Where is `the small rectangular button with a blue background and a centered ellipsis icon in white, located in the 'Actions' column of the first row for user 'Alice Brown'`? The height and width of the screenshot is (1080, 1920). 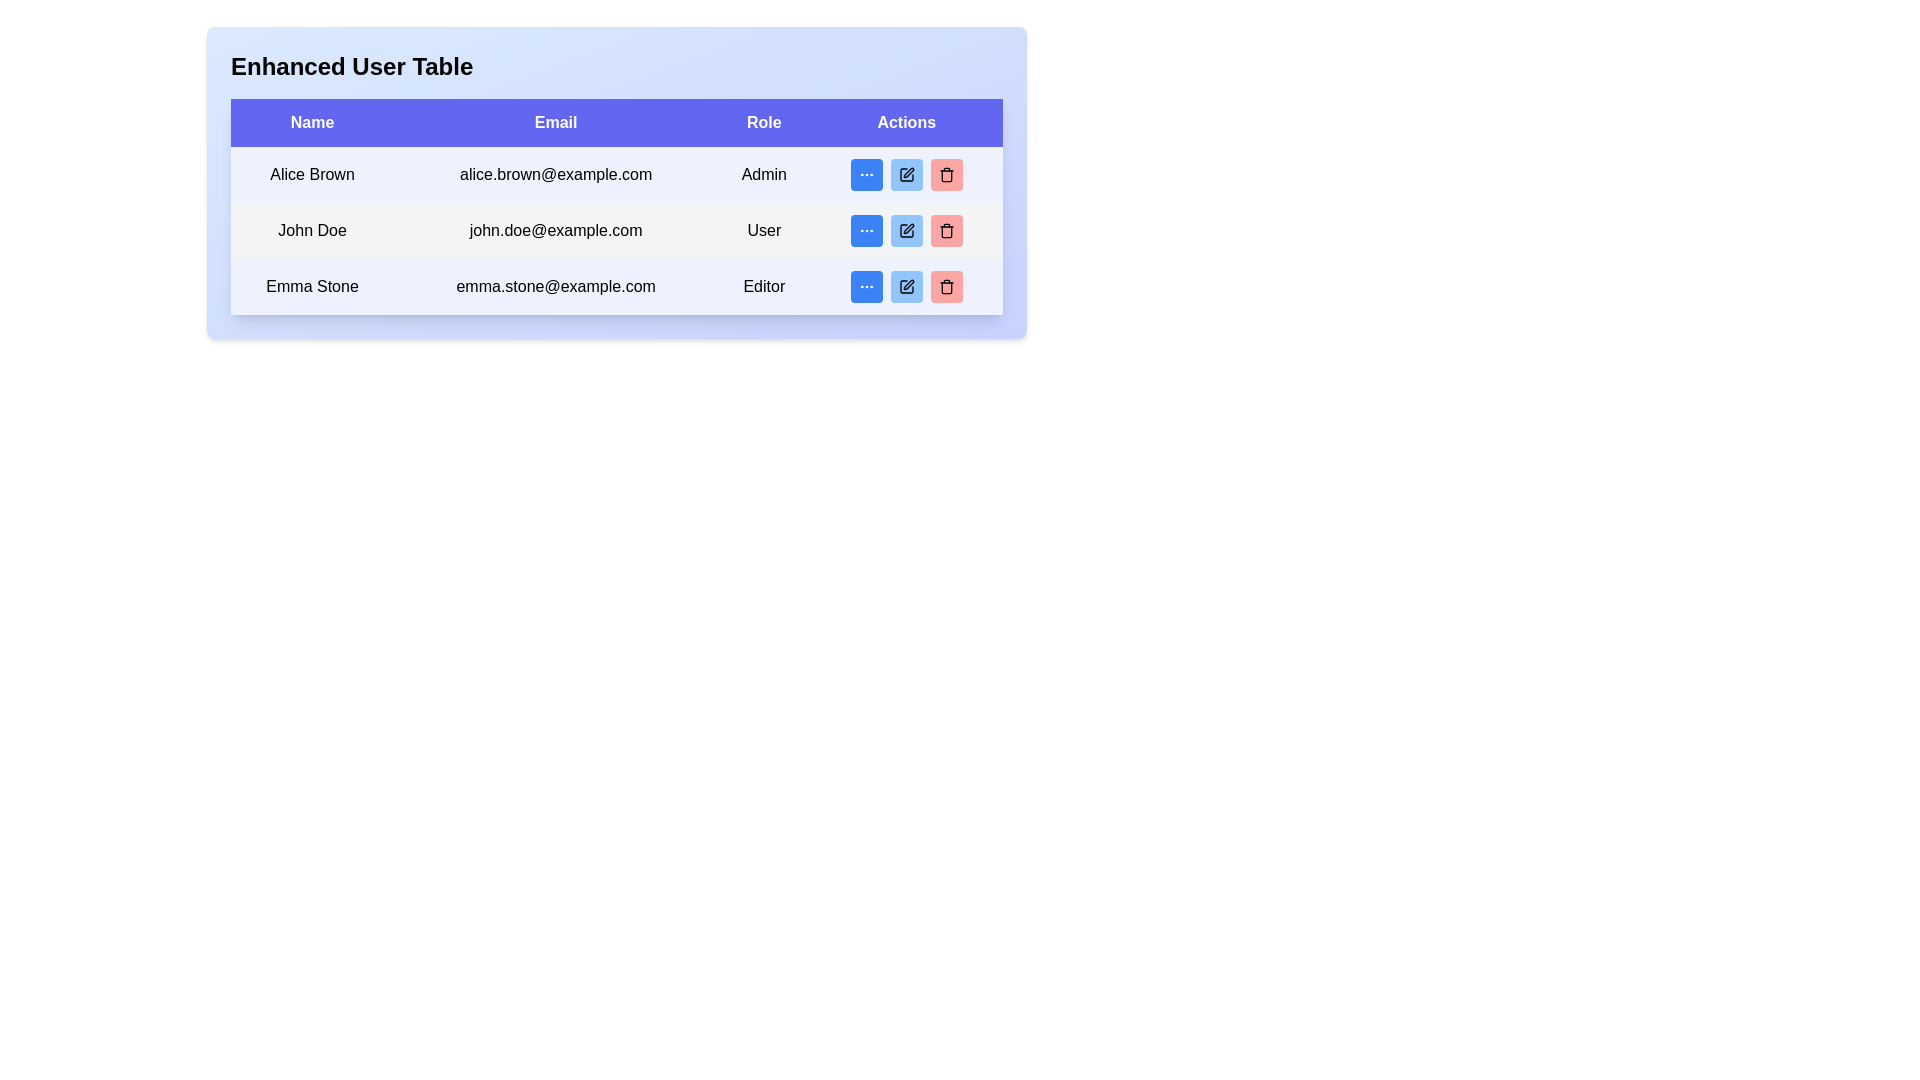
the small rectangular button with a blue background and a centered ellipsis icon in white, located in the 'Actions' column of the first row for user 'Alice Brown' is located at coordinates (866, 173).